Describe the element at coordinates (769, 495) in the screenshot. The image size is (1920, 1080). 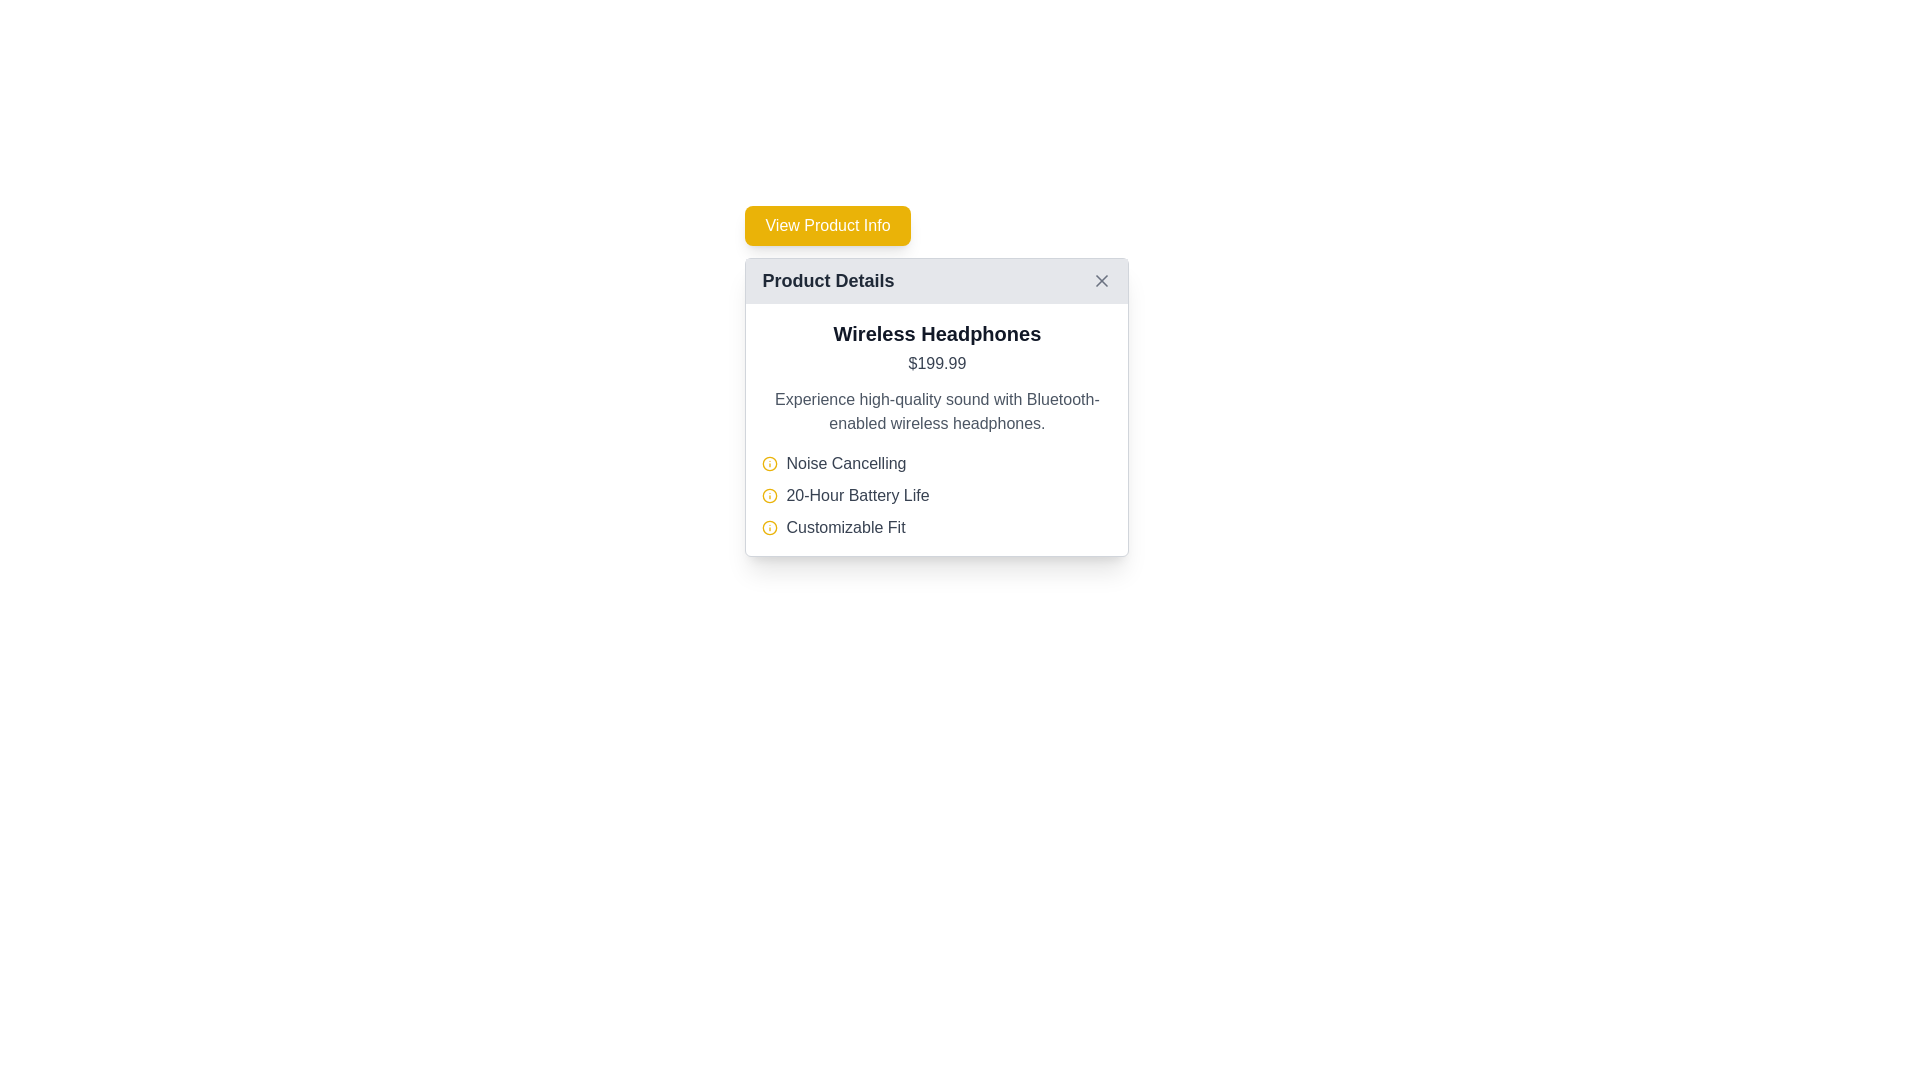
I see `the informational help icon located in the 'Product Details' card` at that location.